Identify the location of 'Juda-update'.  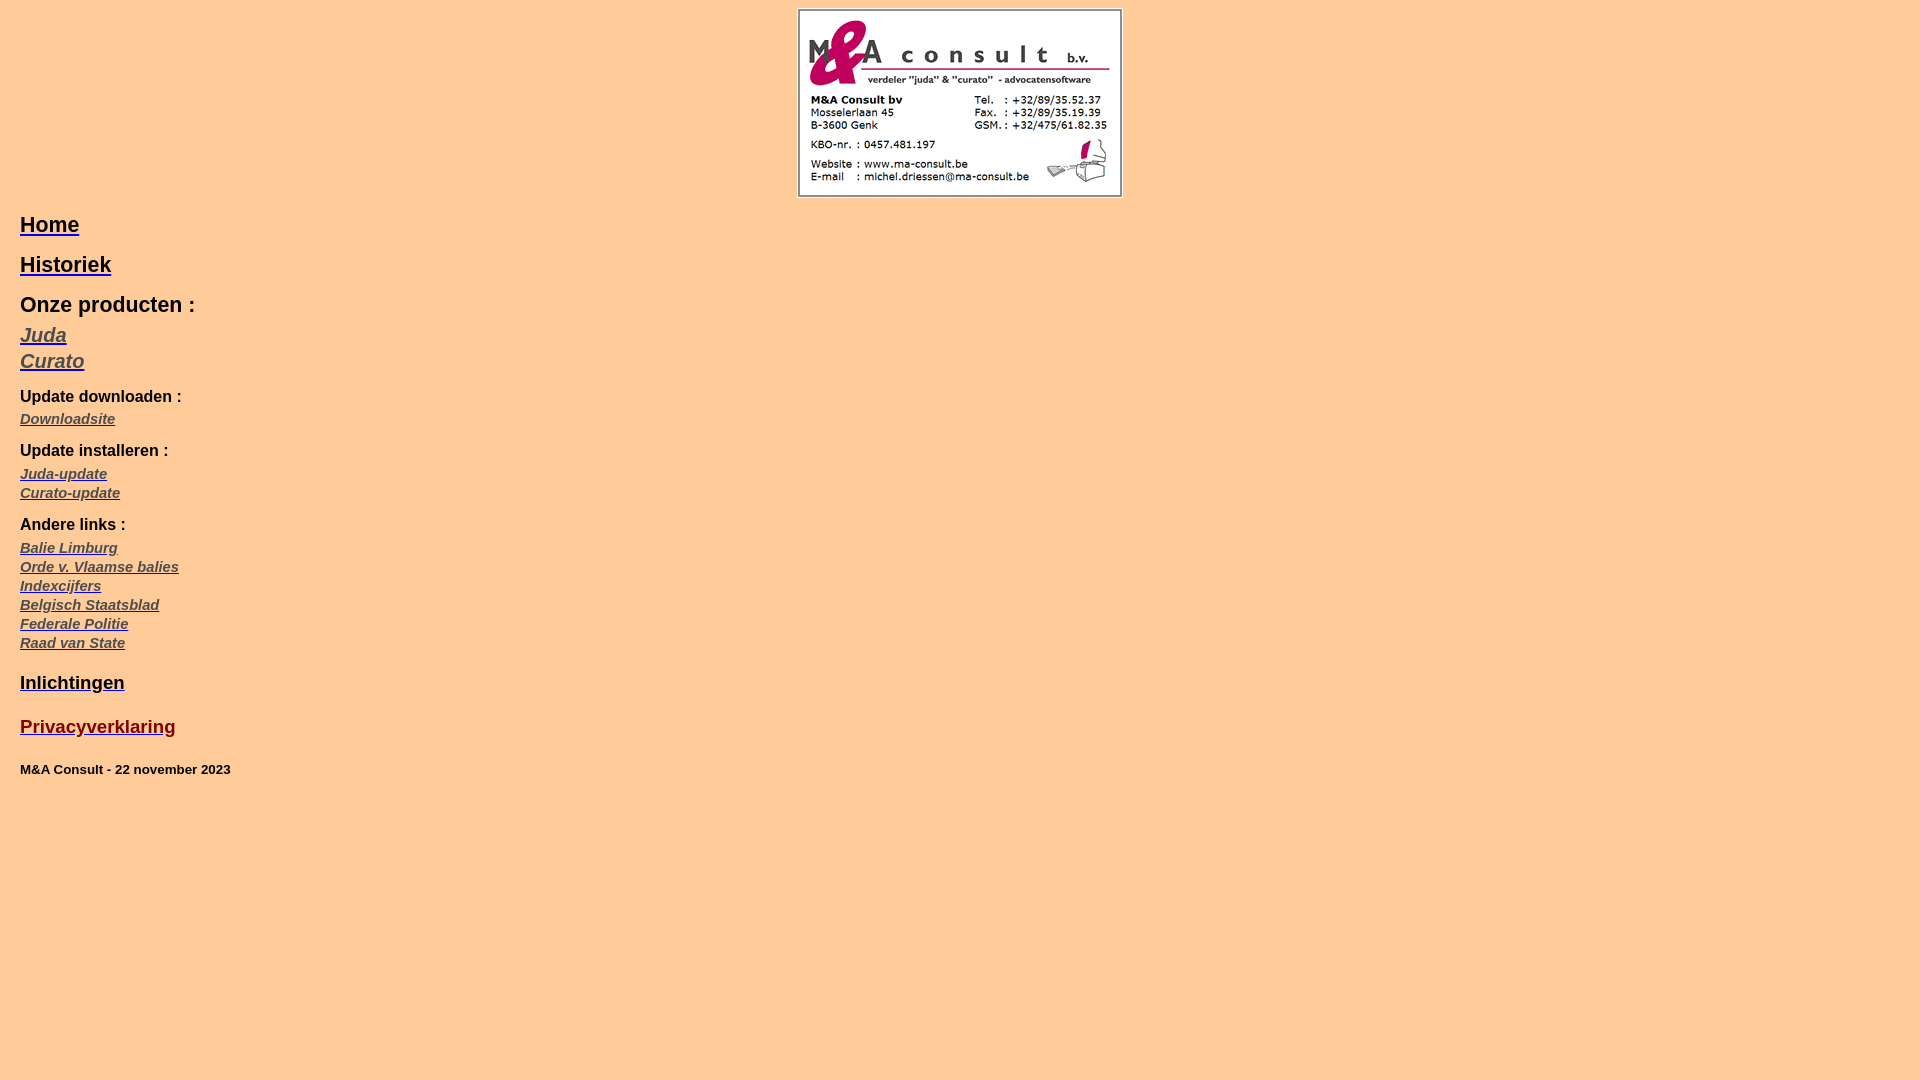
(63, 474).